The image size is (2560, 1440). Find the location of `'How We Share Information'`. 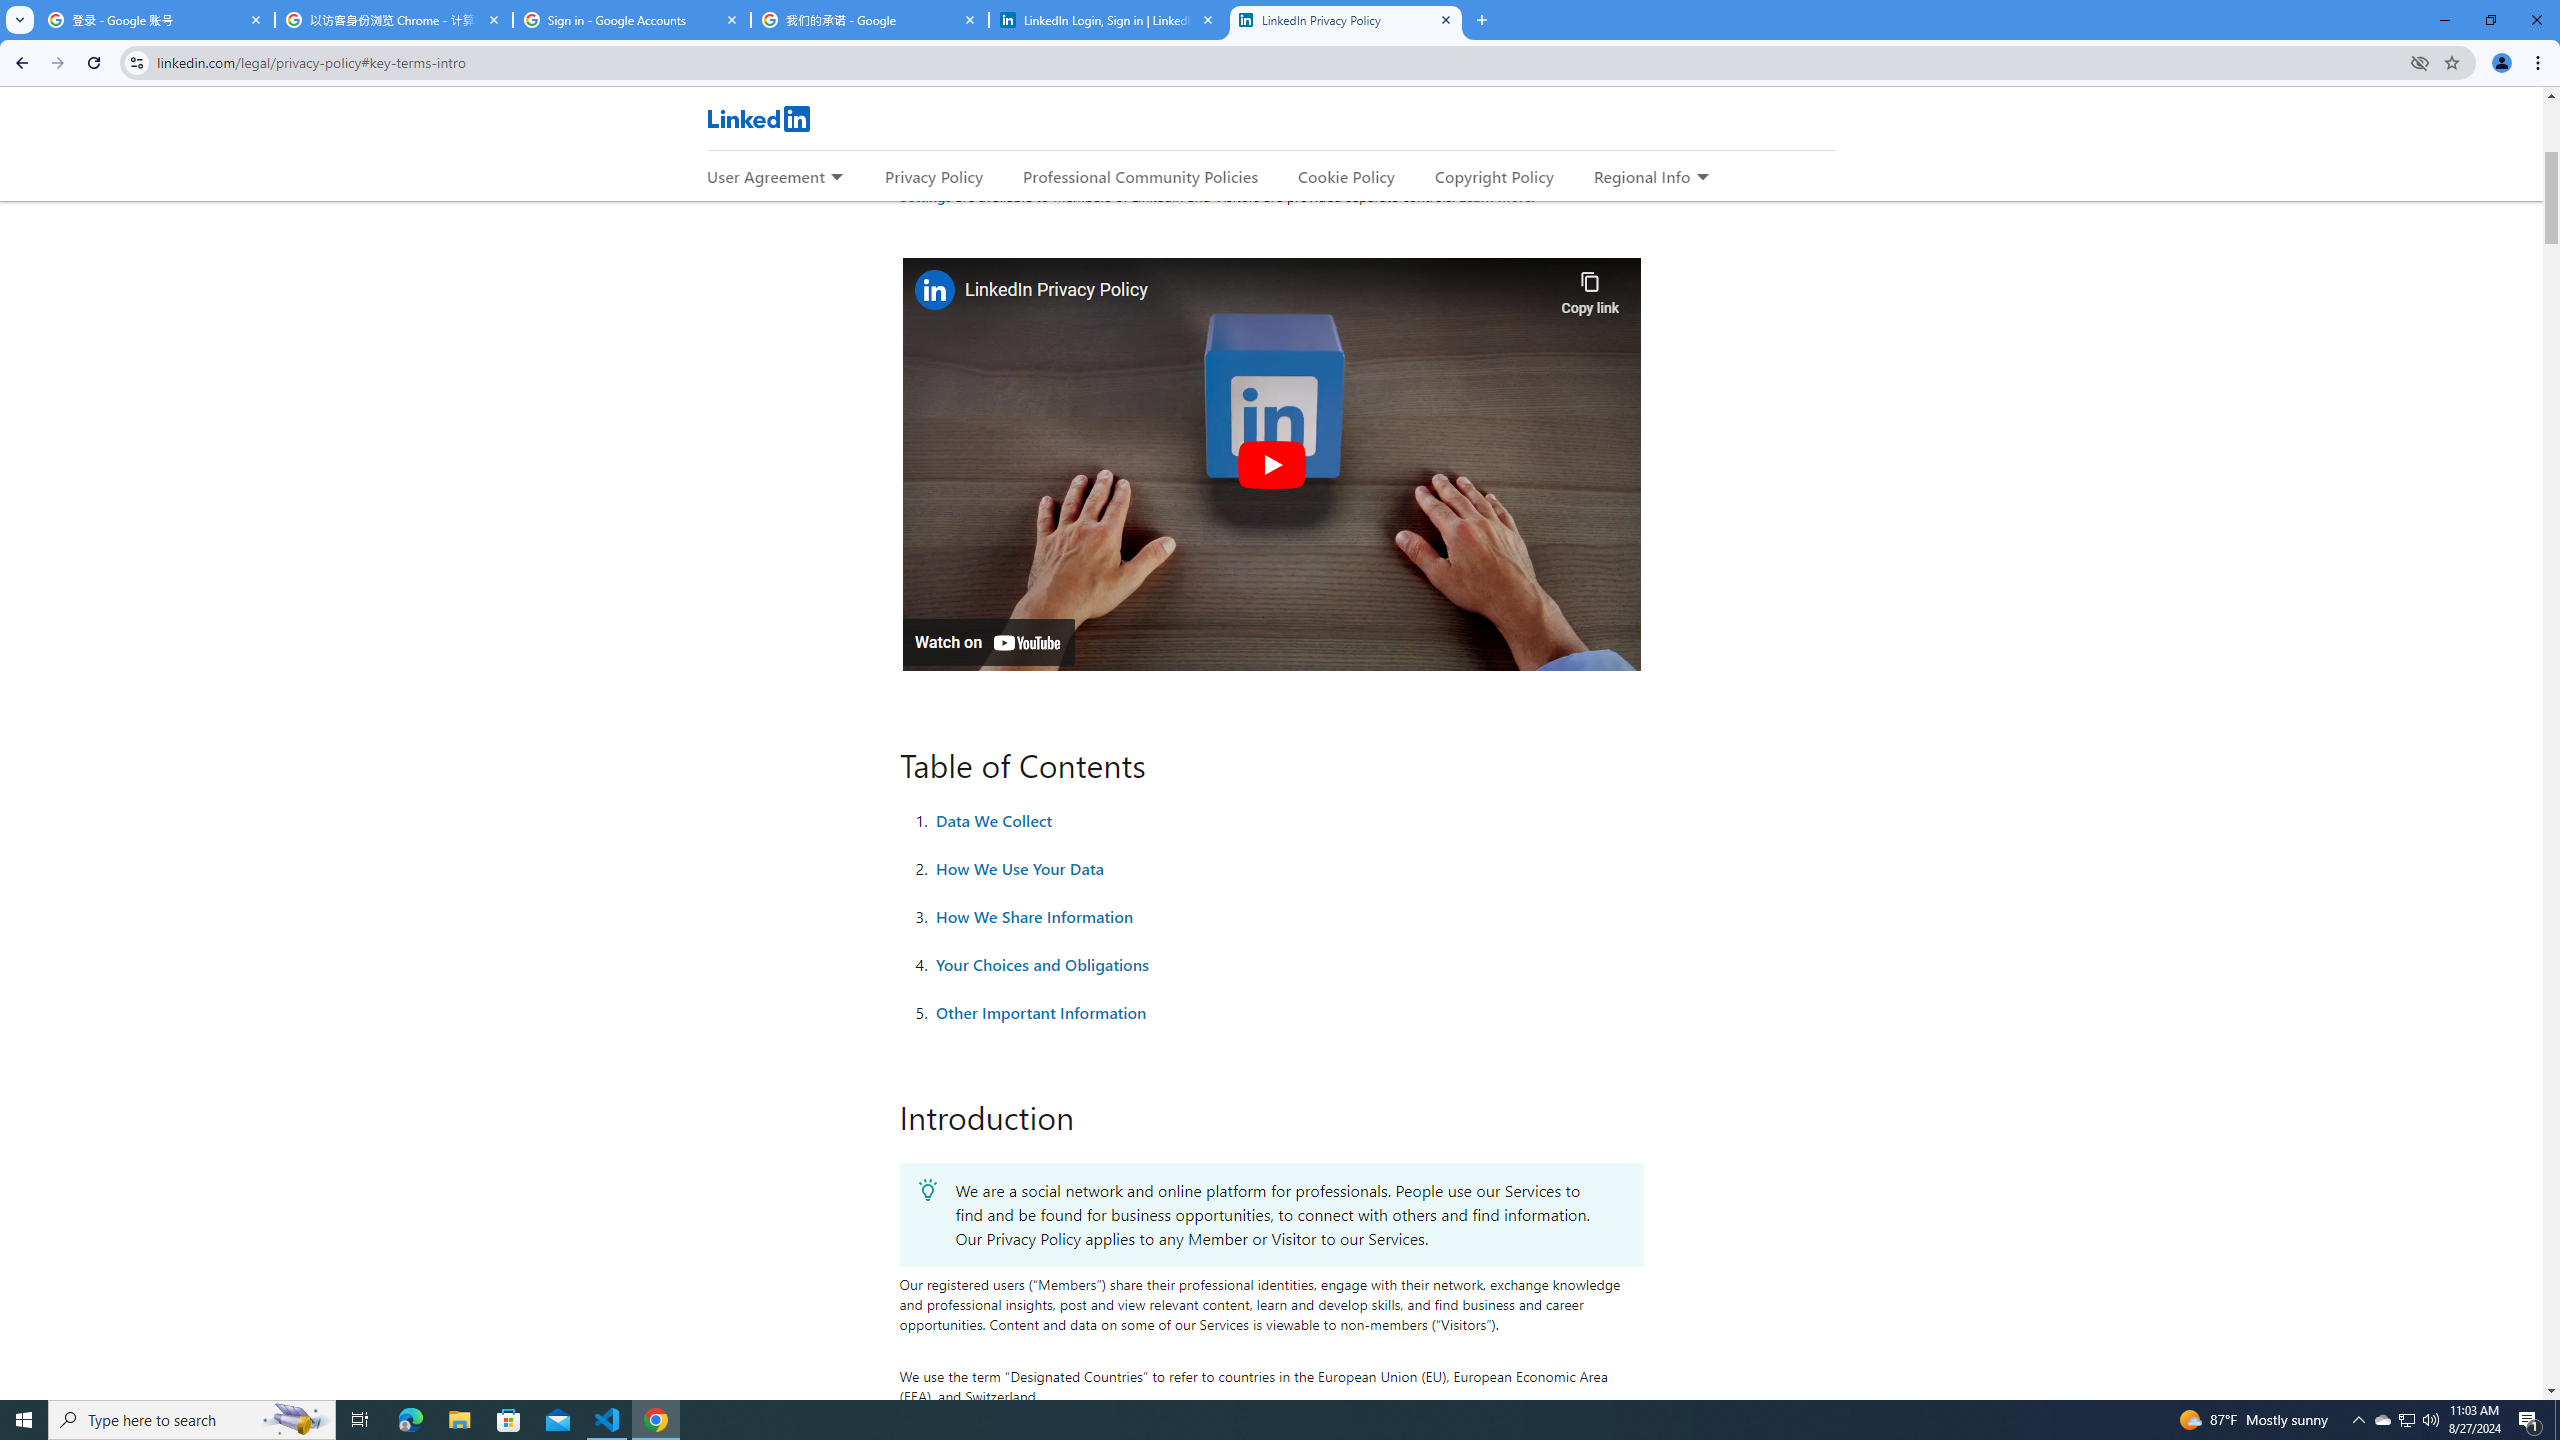

'How We Share Information' is located at coordinates (1035, 915).